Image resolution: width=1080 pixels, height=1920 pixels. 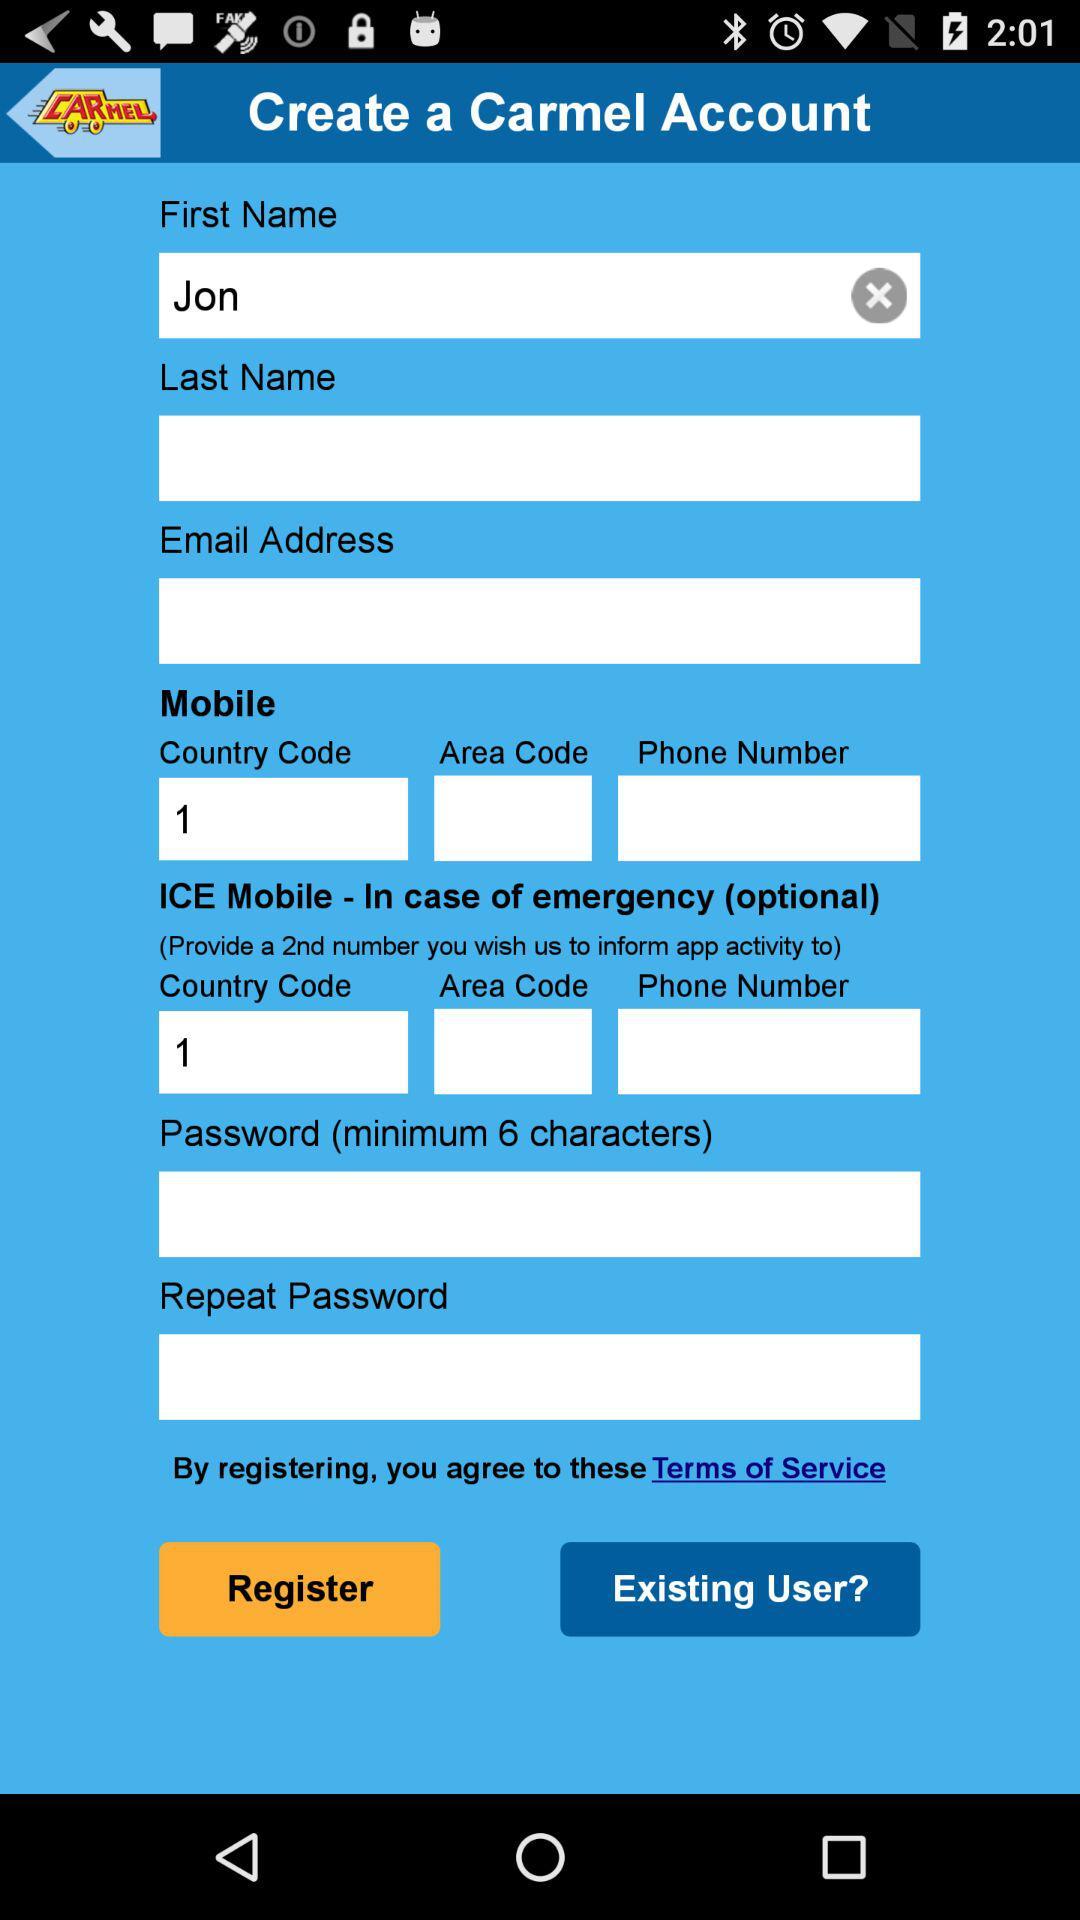 What do you see at coordinates (538, 457) in the screenshot?
I see `the item above the email address` at bounding box center [538, 457].